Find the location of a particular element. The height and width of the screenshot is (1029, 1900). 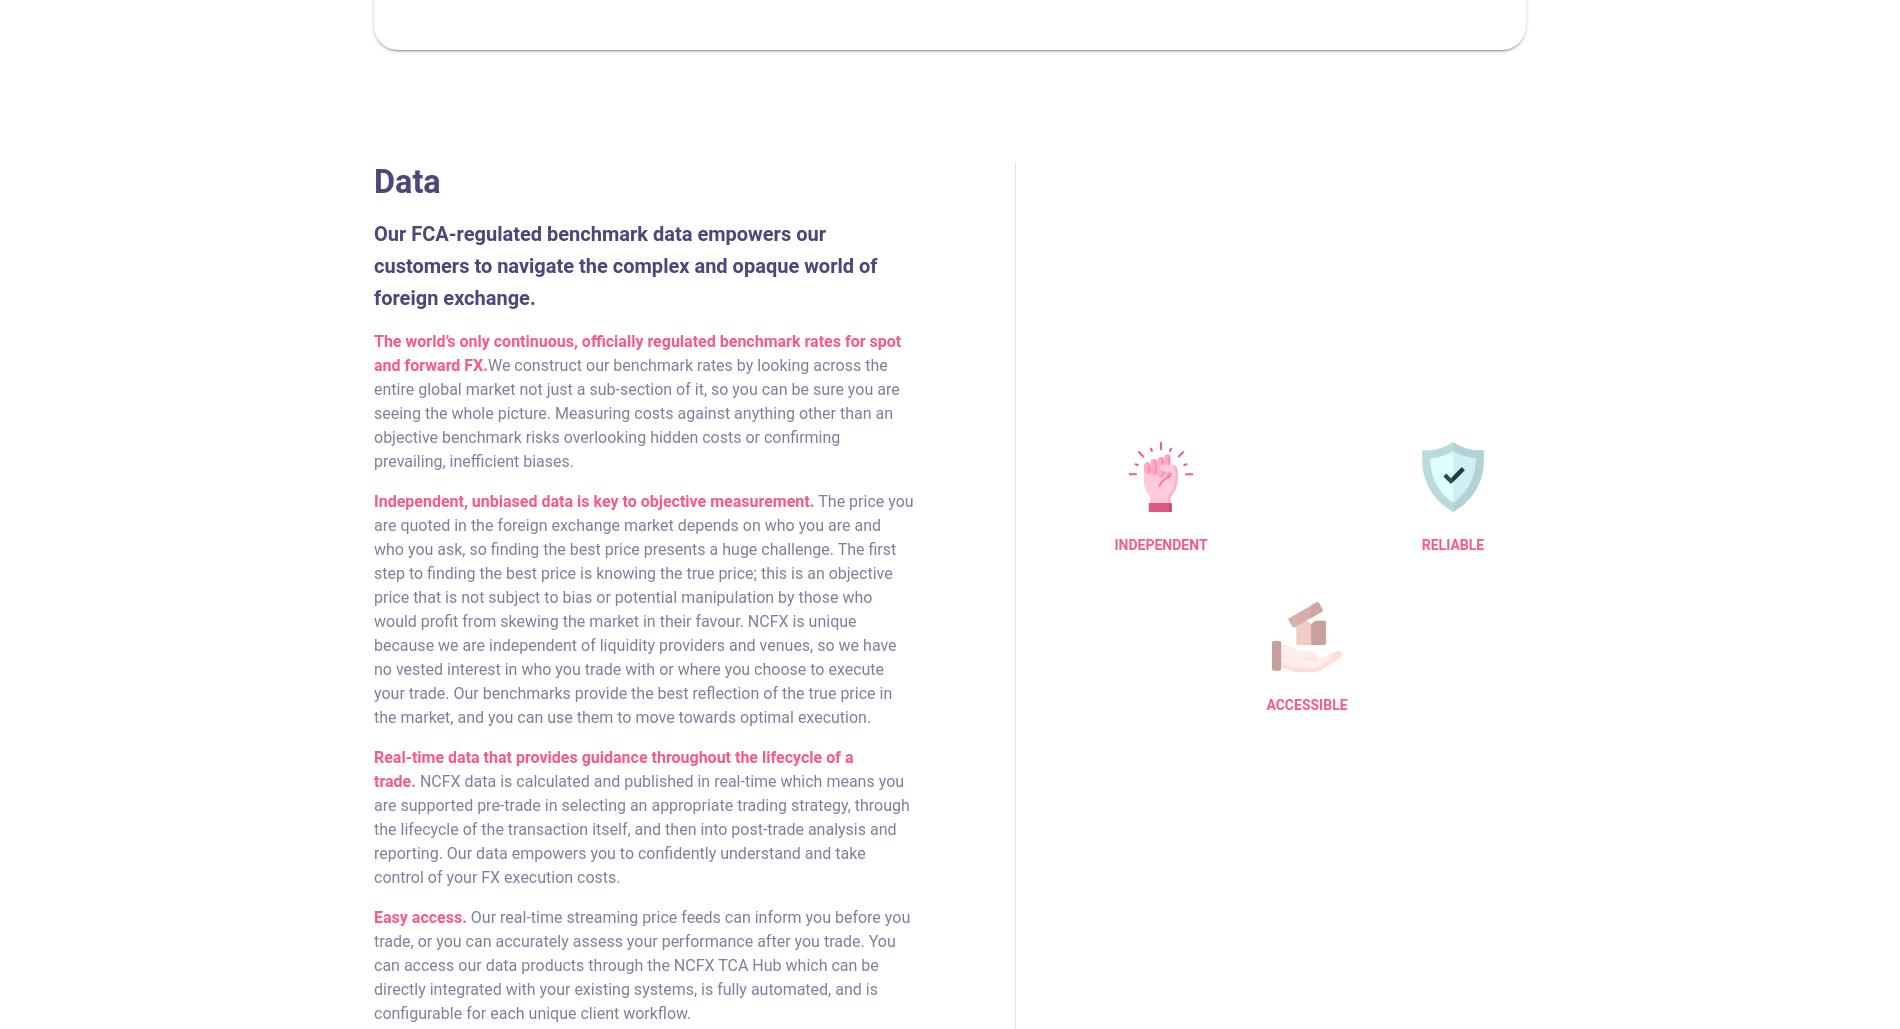

'We construct our benchmark rates by looking across the entire global market not just a sub-section of it, so you can be sure you are seeing the whole picture. Measuring costs against anything other than an objective benchmark risks overlooking hidden costs or confirming prevailing, inefficient biases.' is located at coordinates (636, 411).